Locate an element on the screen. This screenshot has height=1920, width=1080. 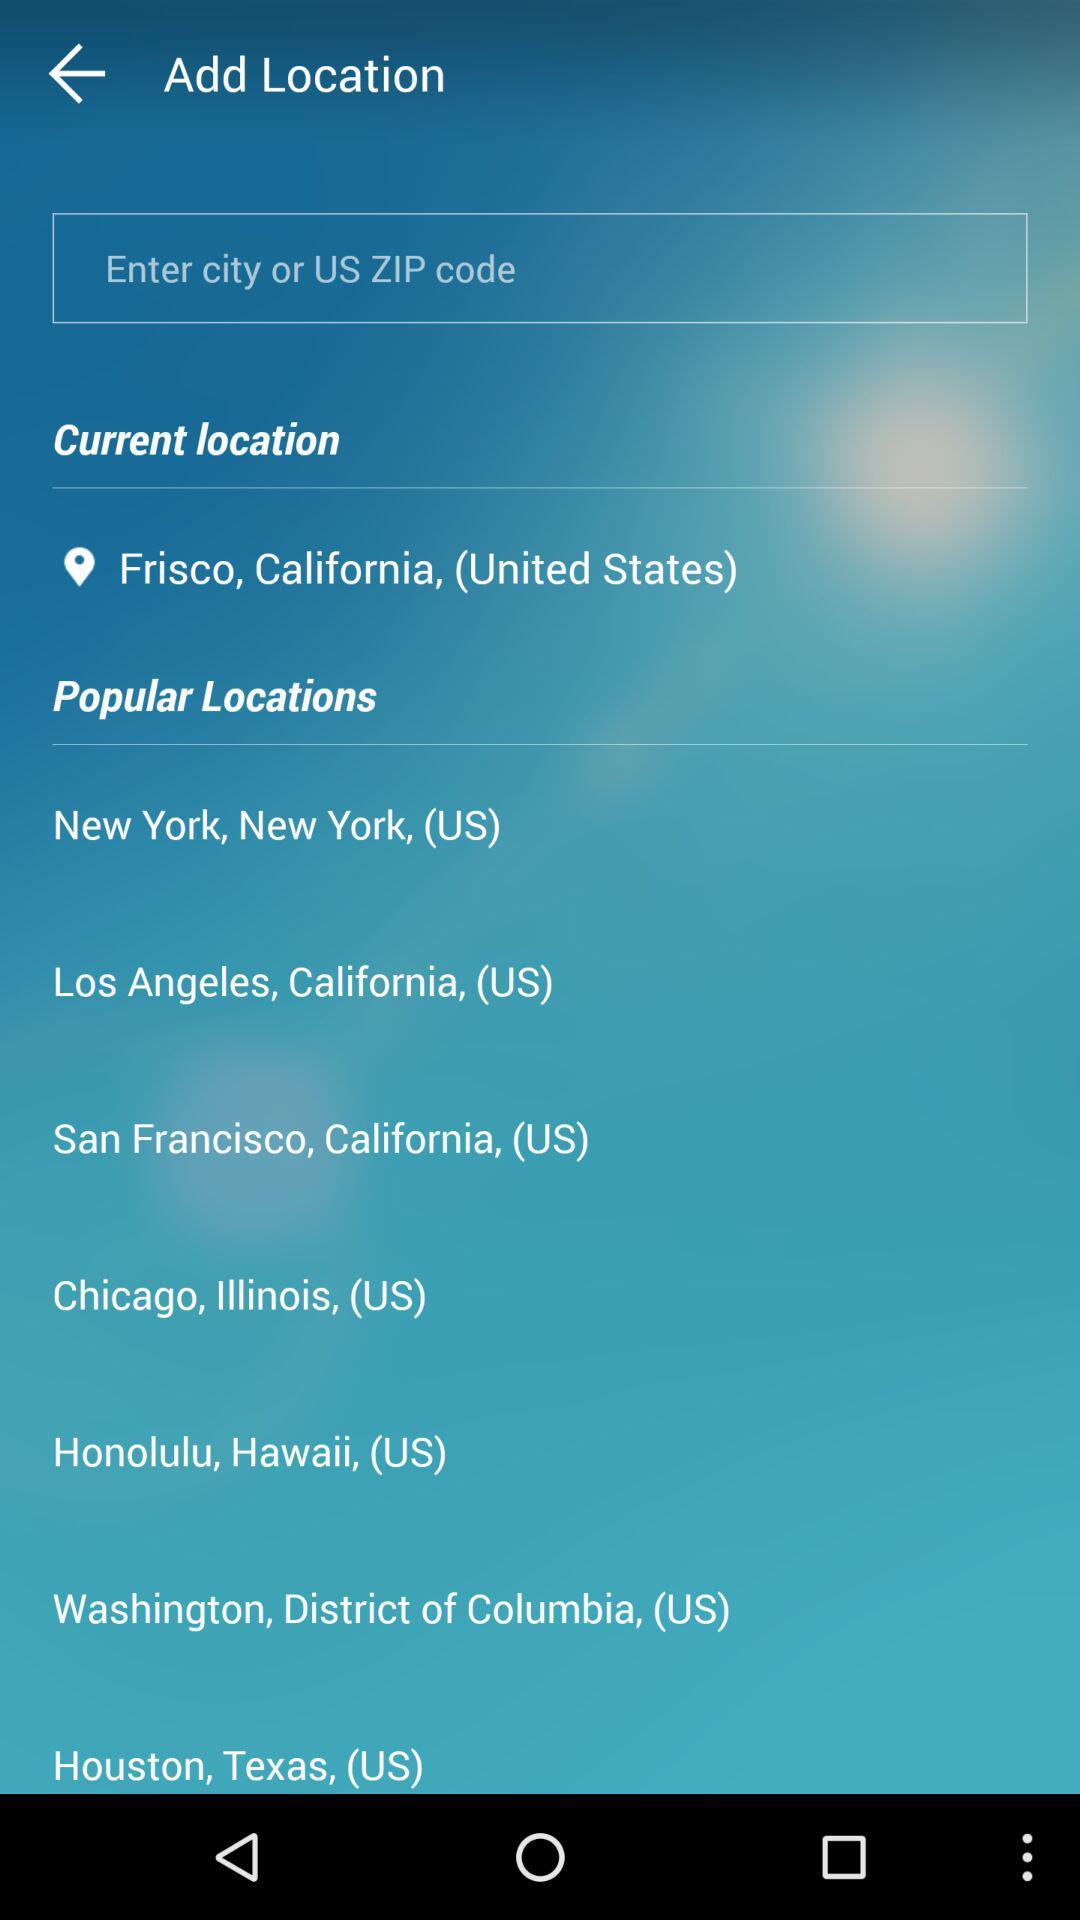
item above honolulu, hawaii, (us) icon is located at coordinates (238, 1293).